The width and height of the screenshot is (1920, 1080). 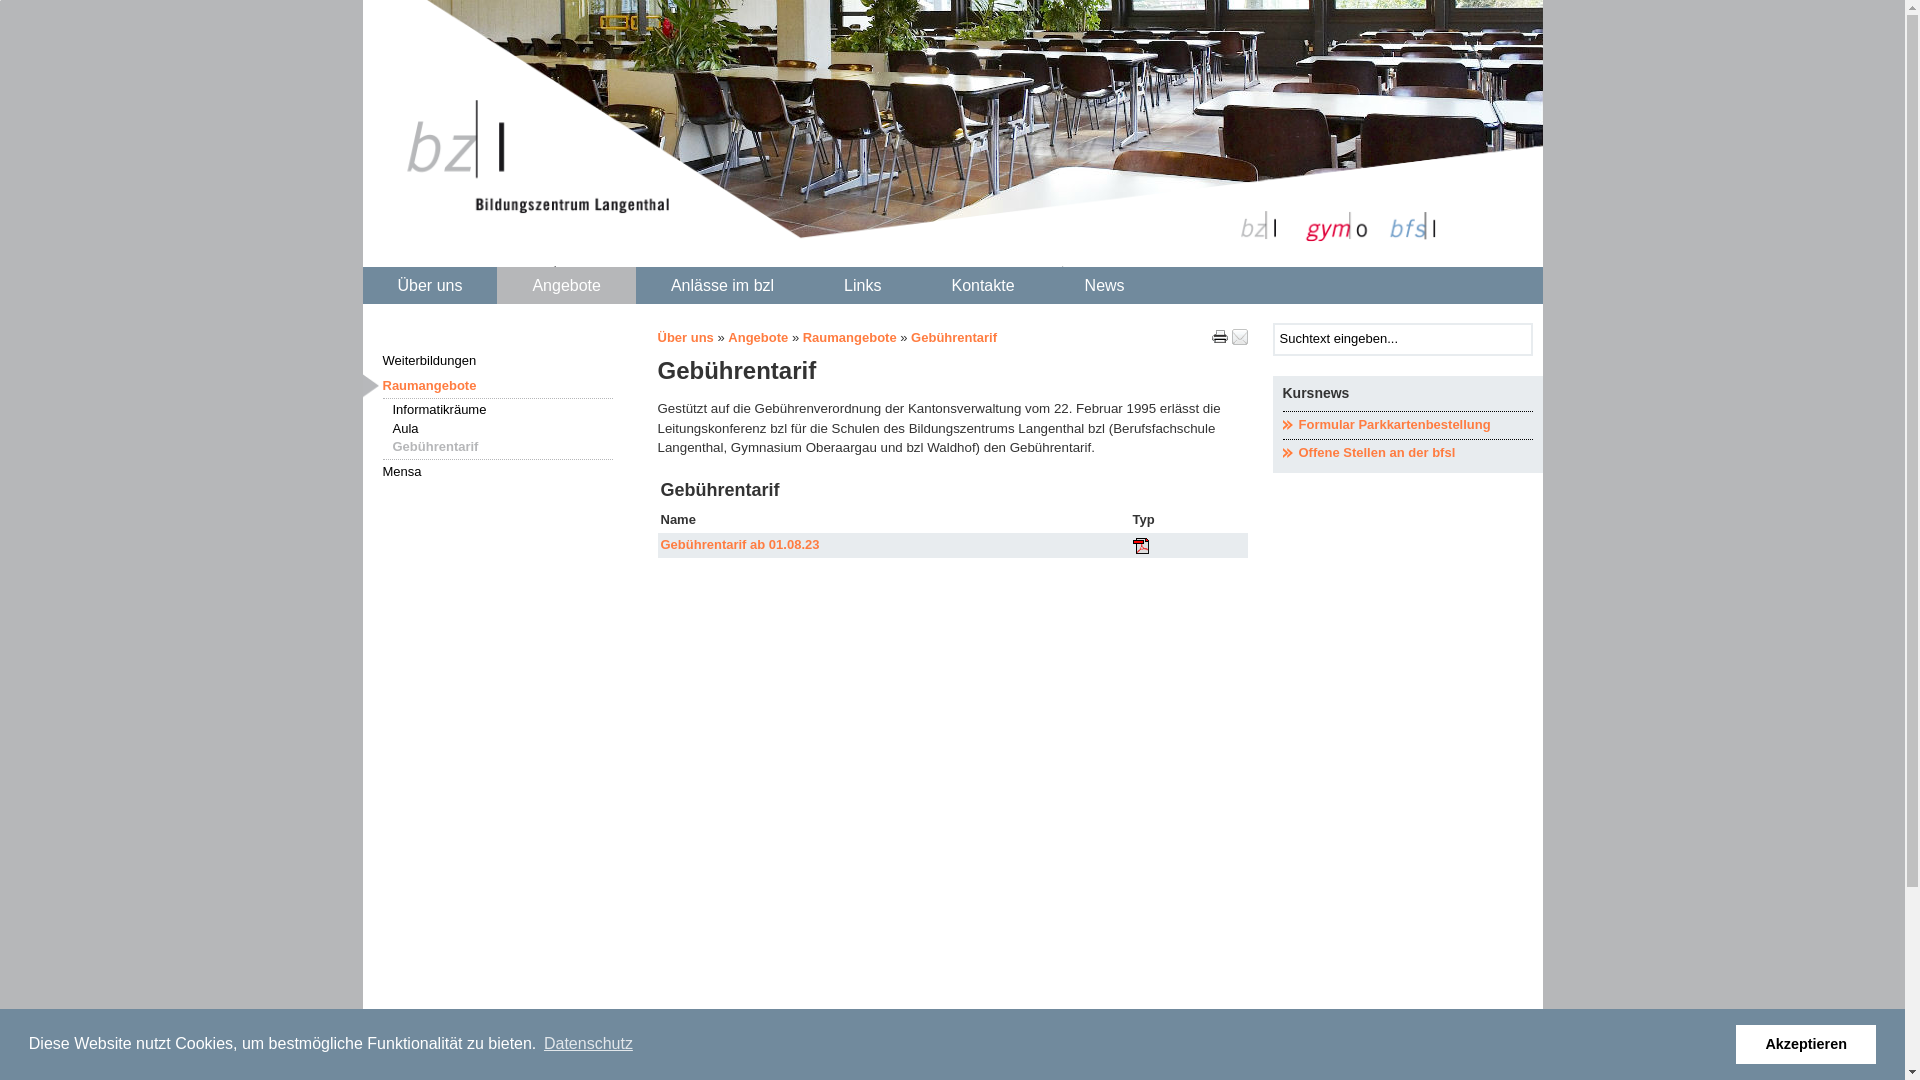 I want to click on 'Angebote', so click(x=565, y=286).